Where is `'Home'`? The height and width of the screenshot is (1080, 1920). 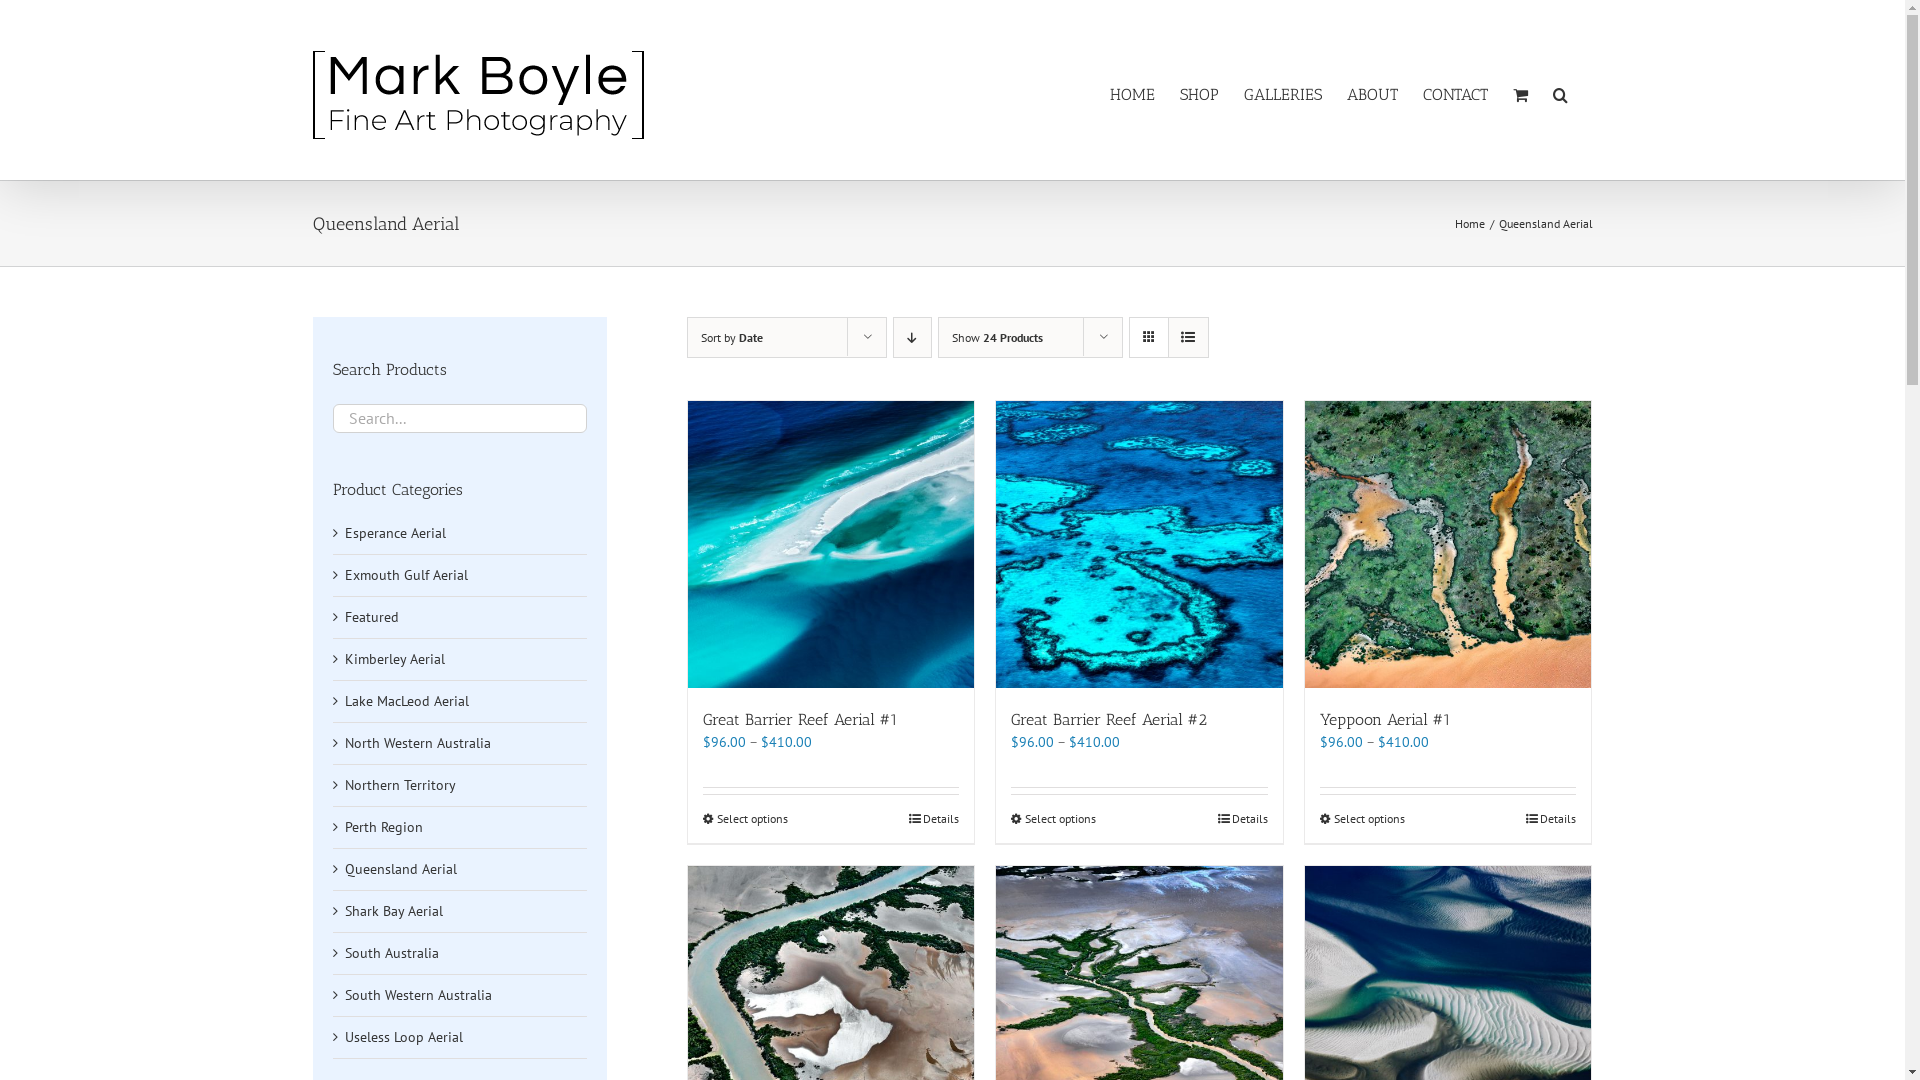
'Home' is located at coordinates (1468, 223).